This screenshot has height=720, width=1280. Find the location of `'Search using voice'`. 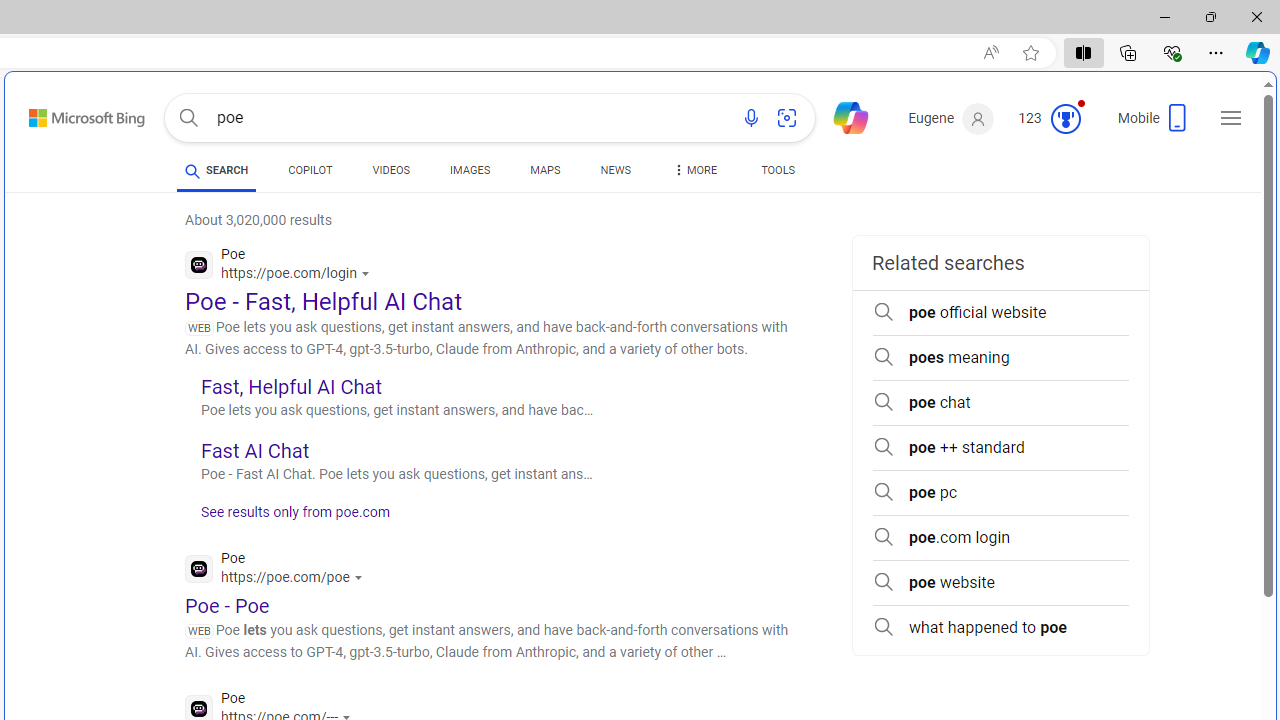

'Search using voice' is located at coordinates (750, 118).